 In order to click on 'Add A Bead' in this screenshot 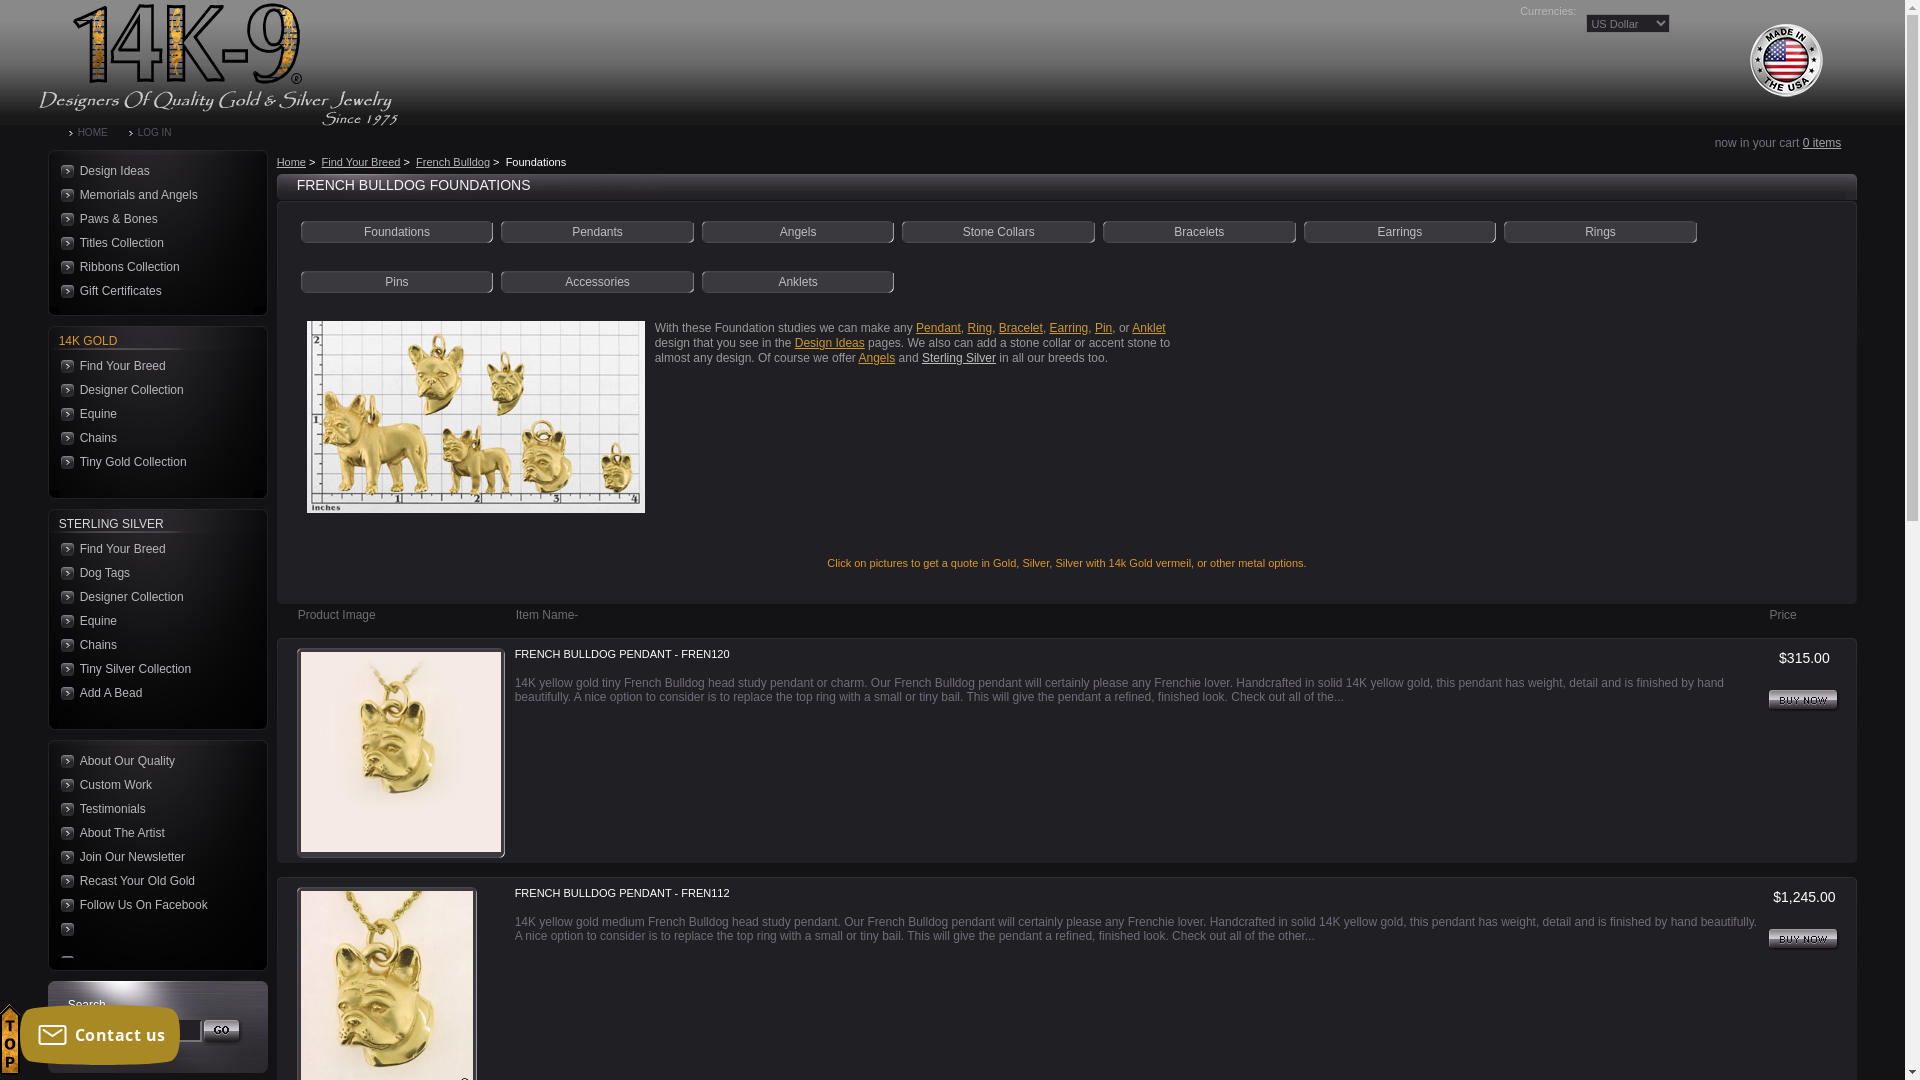, I will do `click(151, 692)`.